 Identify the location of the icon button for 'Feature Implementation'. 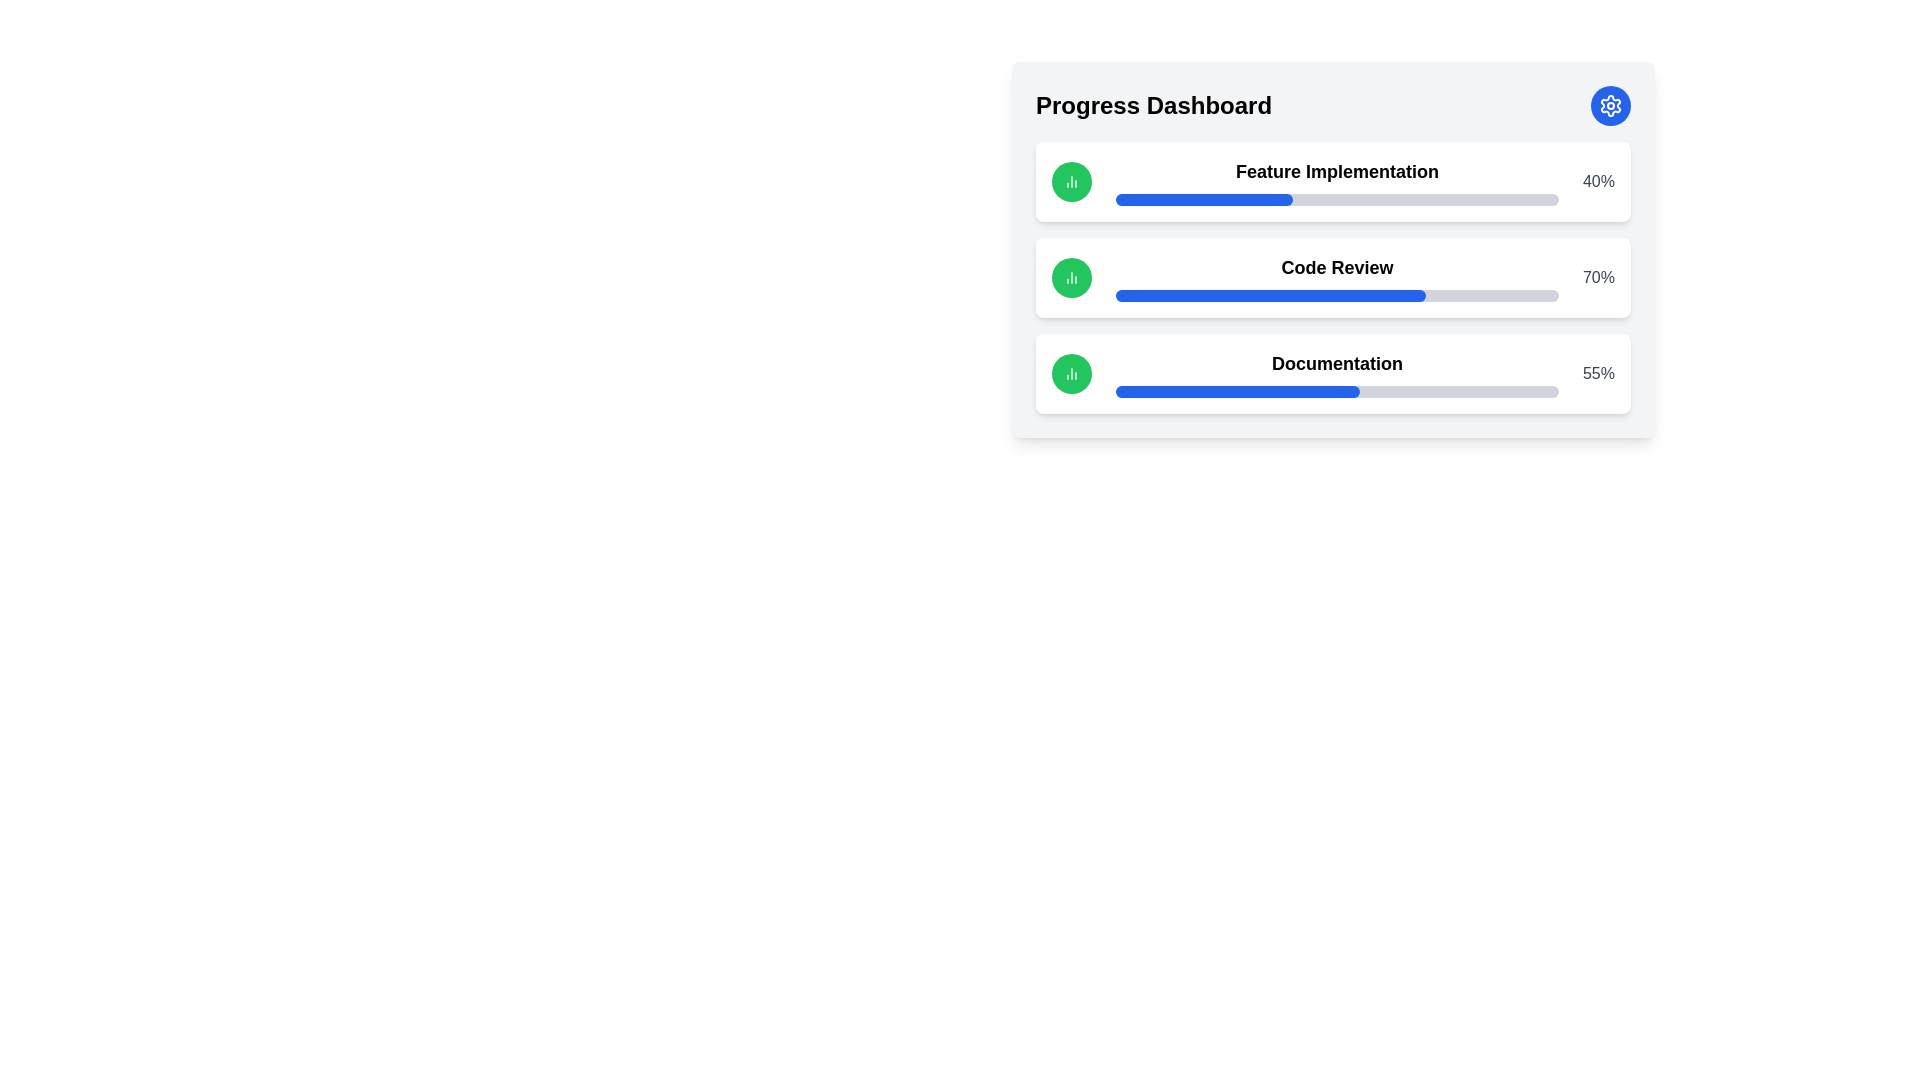
(1070, 181).